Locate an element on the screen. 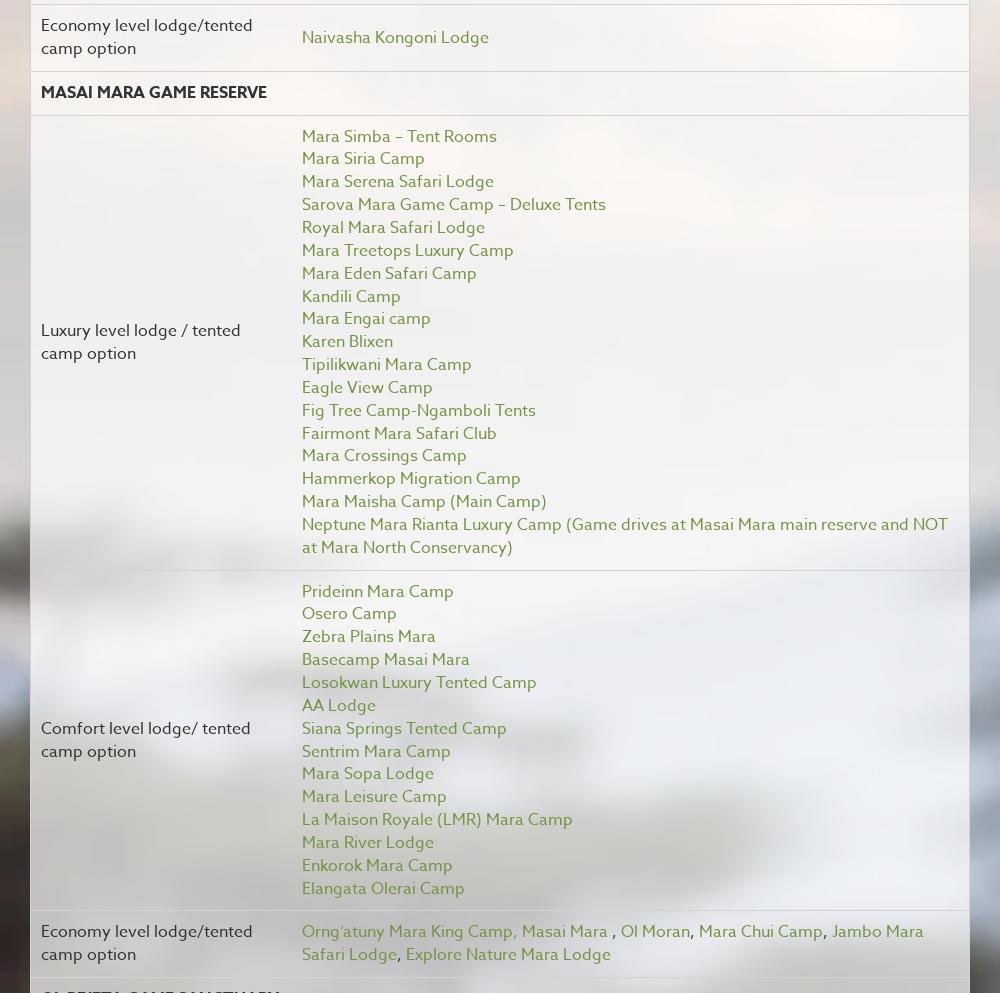 This screenshot has height=993, width=1000. 'Fig Tree Camp-Ngamboli Tents' is located at coordinates (418, 409).